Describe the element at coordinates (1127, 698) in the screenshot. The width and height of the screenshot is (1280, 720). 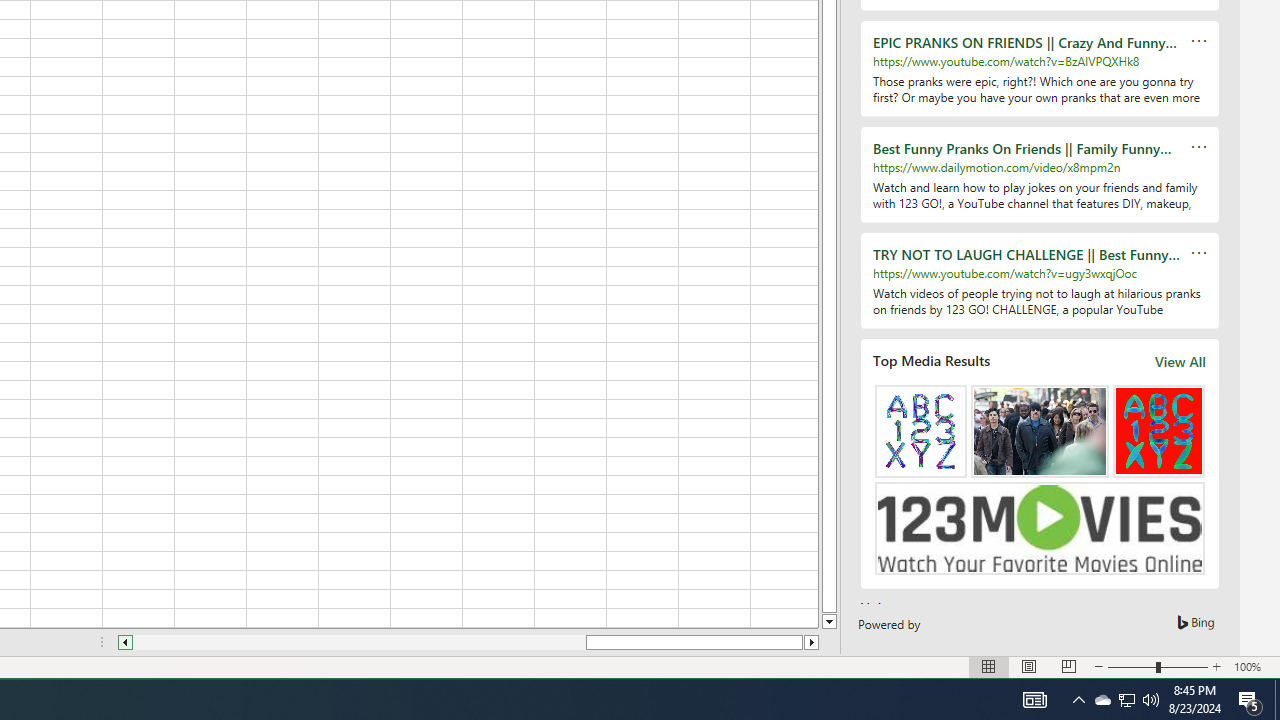
I see `'User Promoted Notification Area'` at that location.